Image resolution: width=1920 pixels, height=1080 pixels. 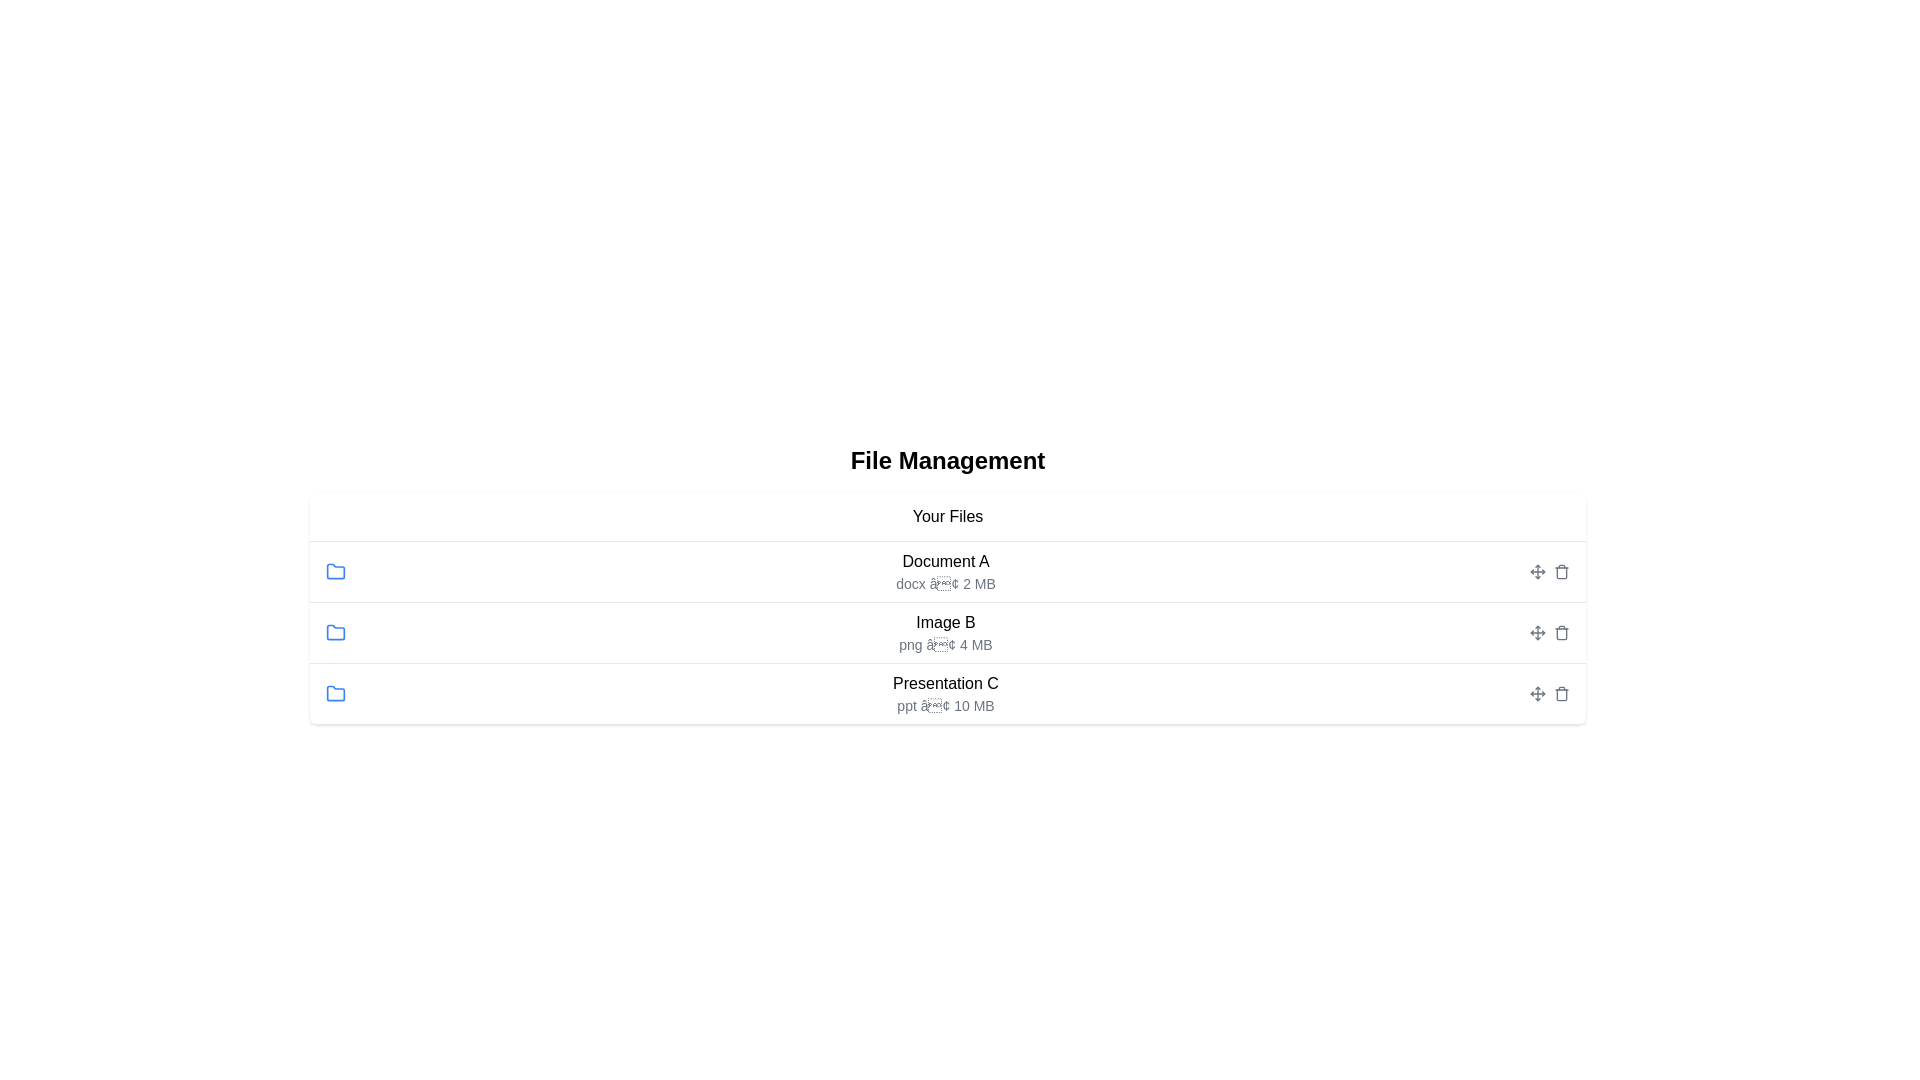 I want to click on the file type icon located in the second row of the file list, aligned to the left, so click(x=336, y=570).